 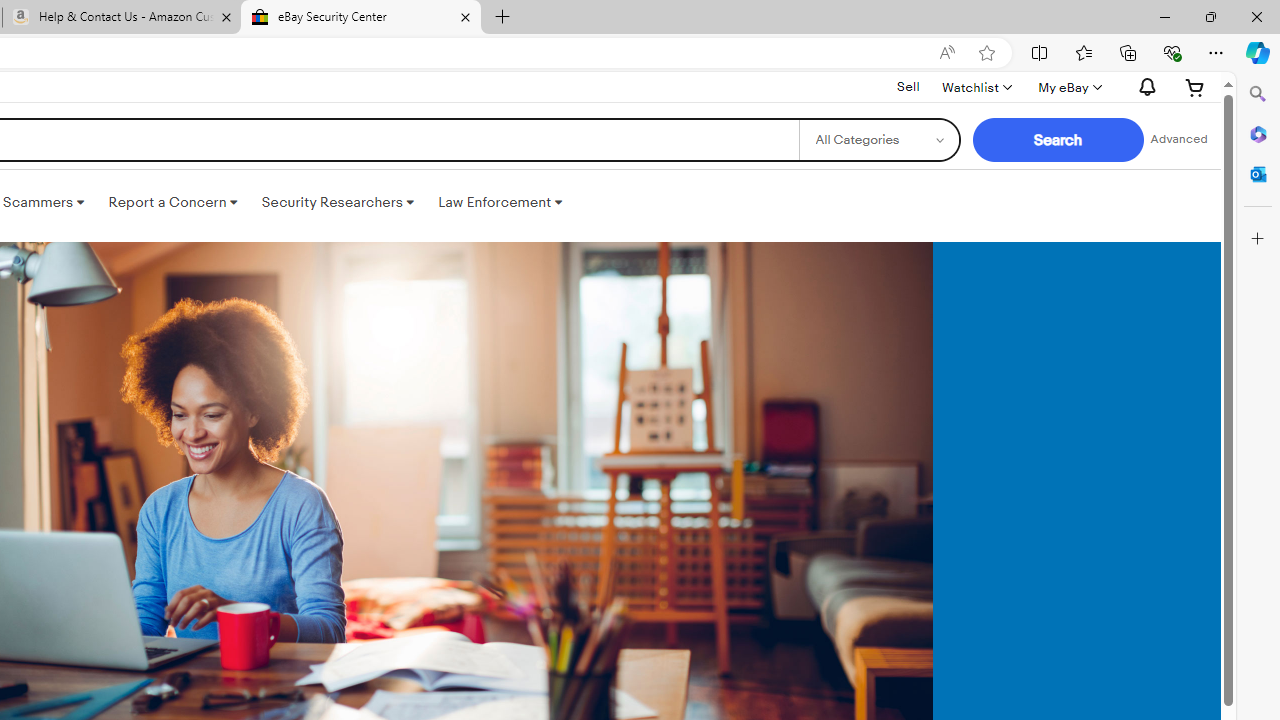 I want to click on 'Microsoft 365', so click(x=1257, y=133).